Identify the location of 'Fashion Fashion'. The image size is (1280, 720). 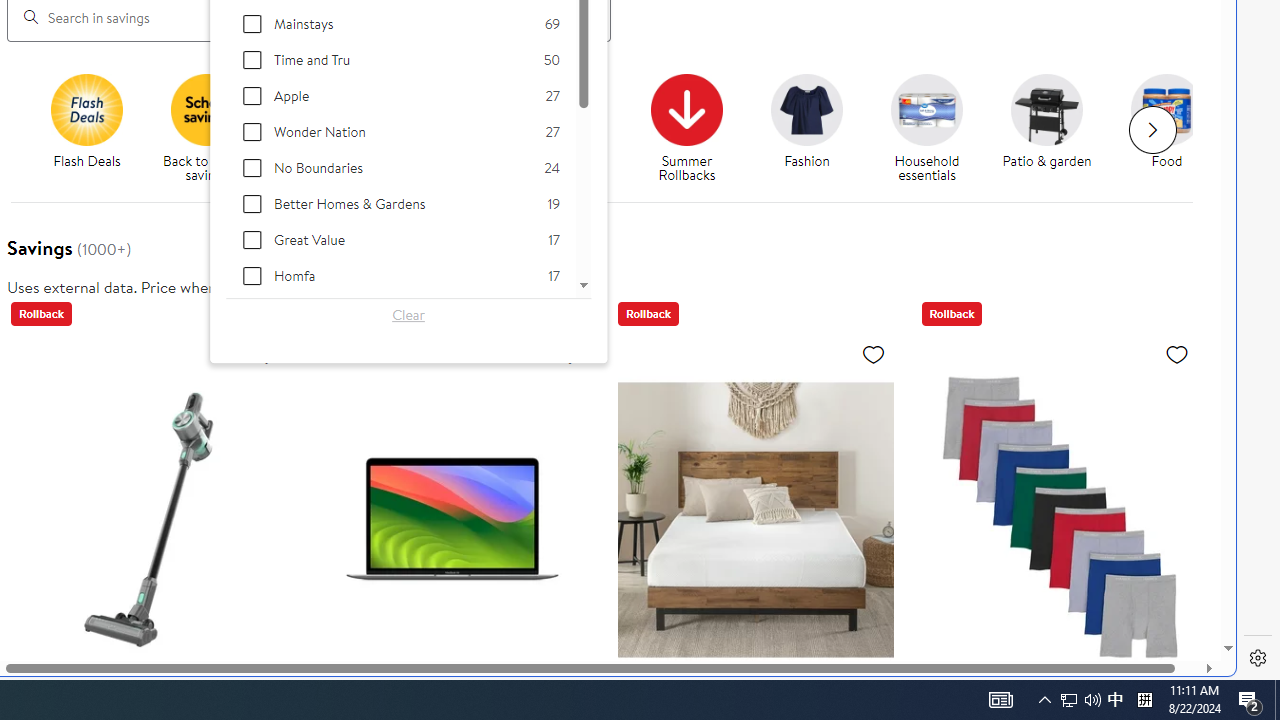
(807, 122).